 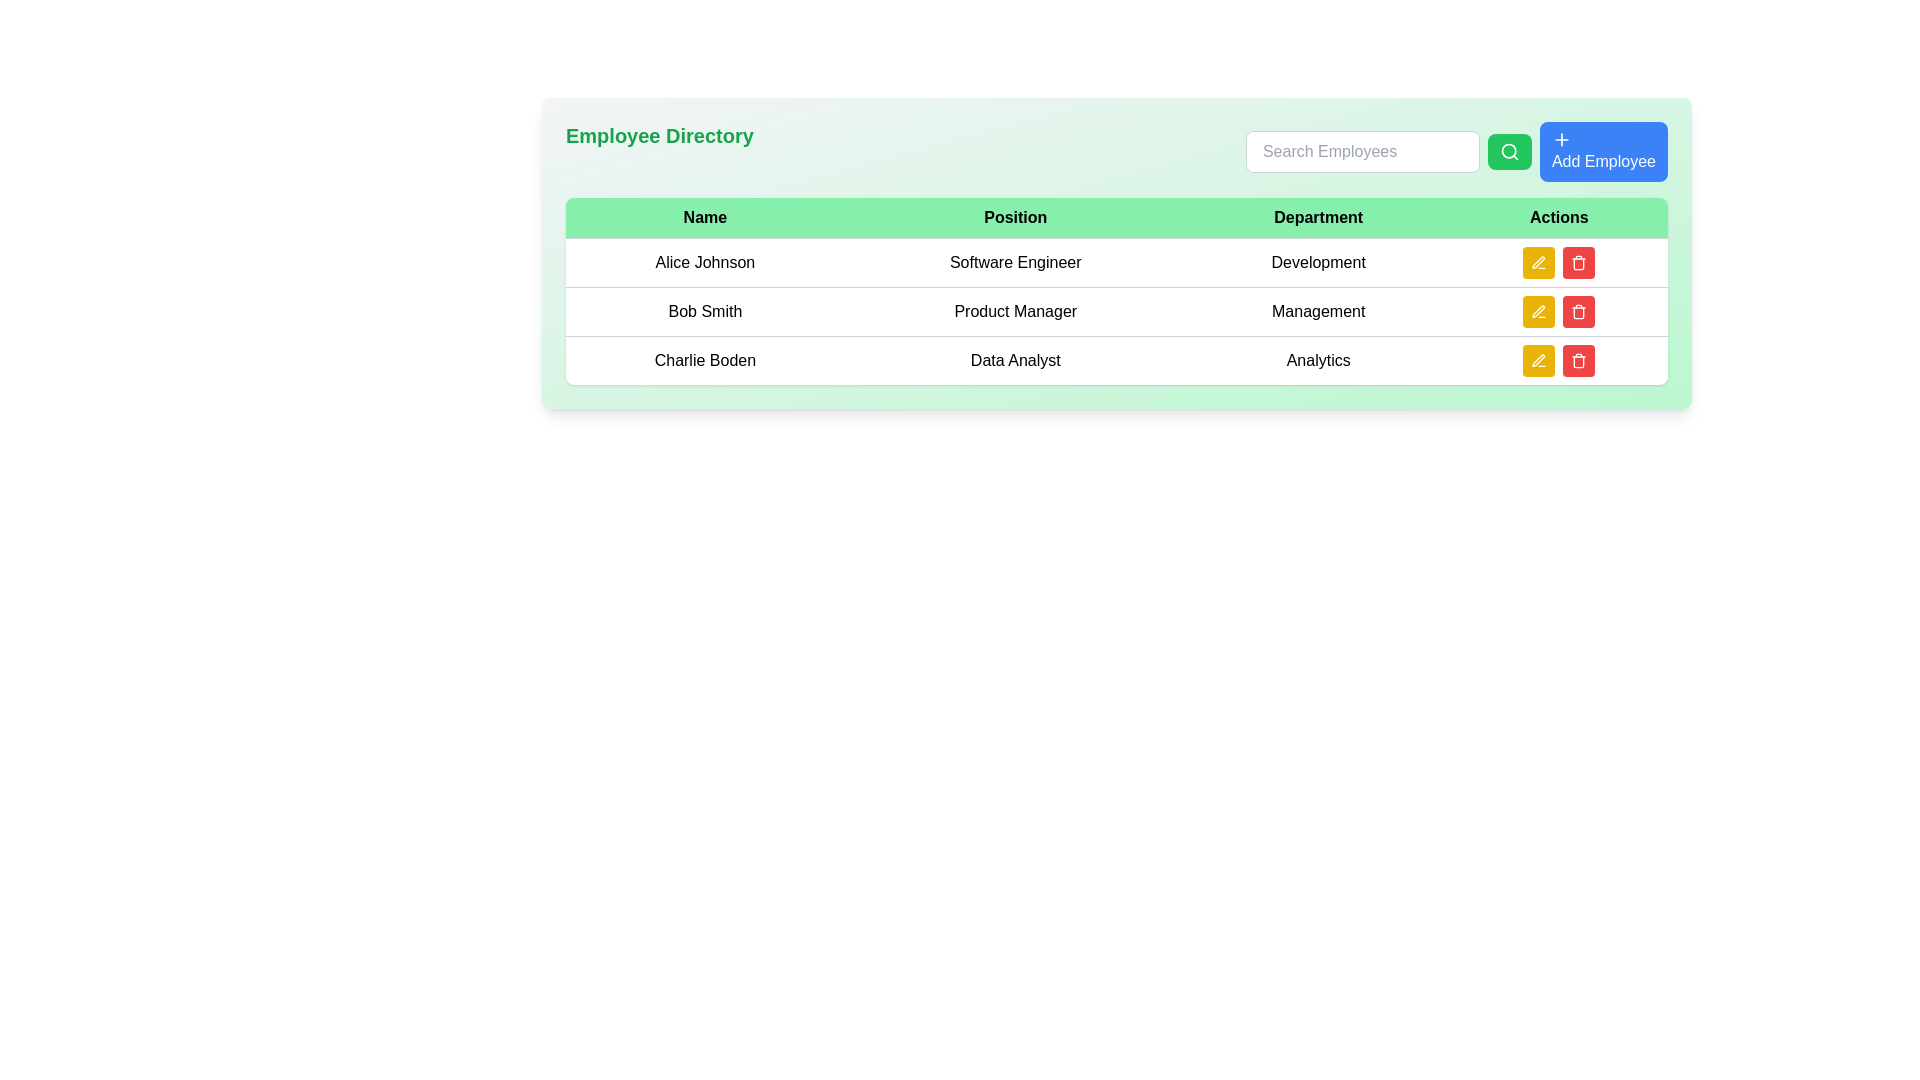 What do you see at coordinates (1509, 150) in the screenshot?
I see `the small circular search icon located within the green button adjacent to the blue 'Add Employee' button at the top-right corner of the table interface` at bounding box center [1509, 150].